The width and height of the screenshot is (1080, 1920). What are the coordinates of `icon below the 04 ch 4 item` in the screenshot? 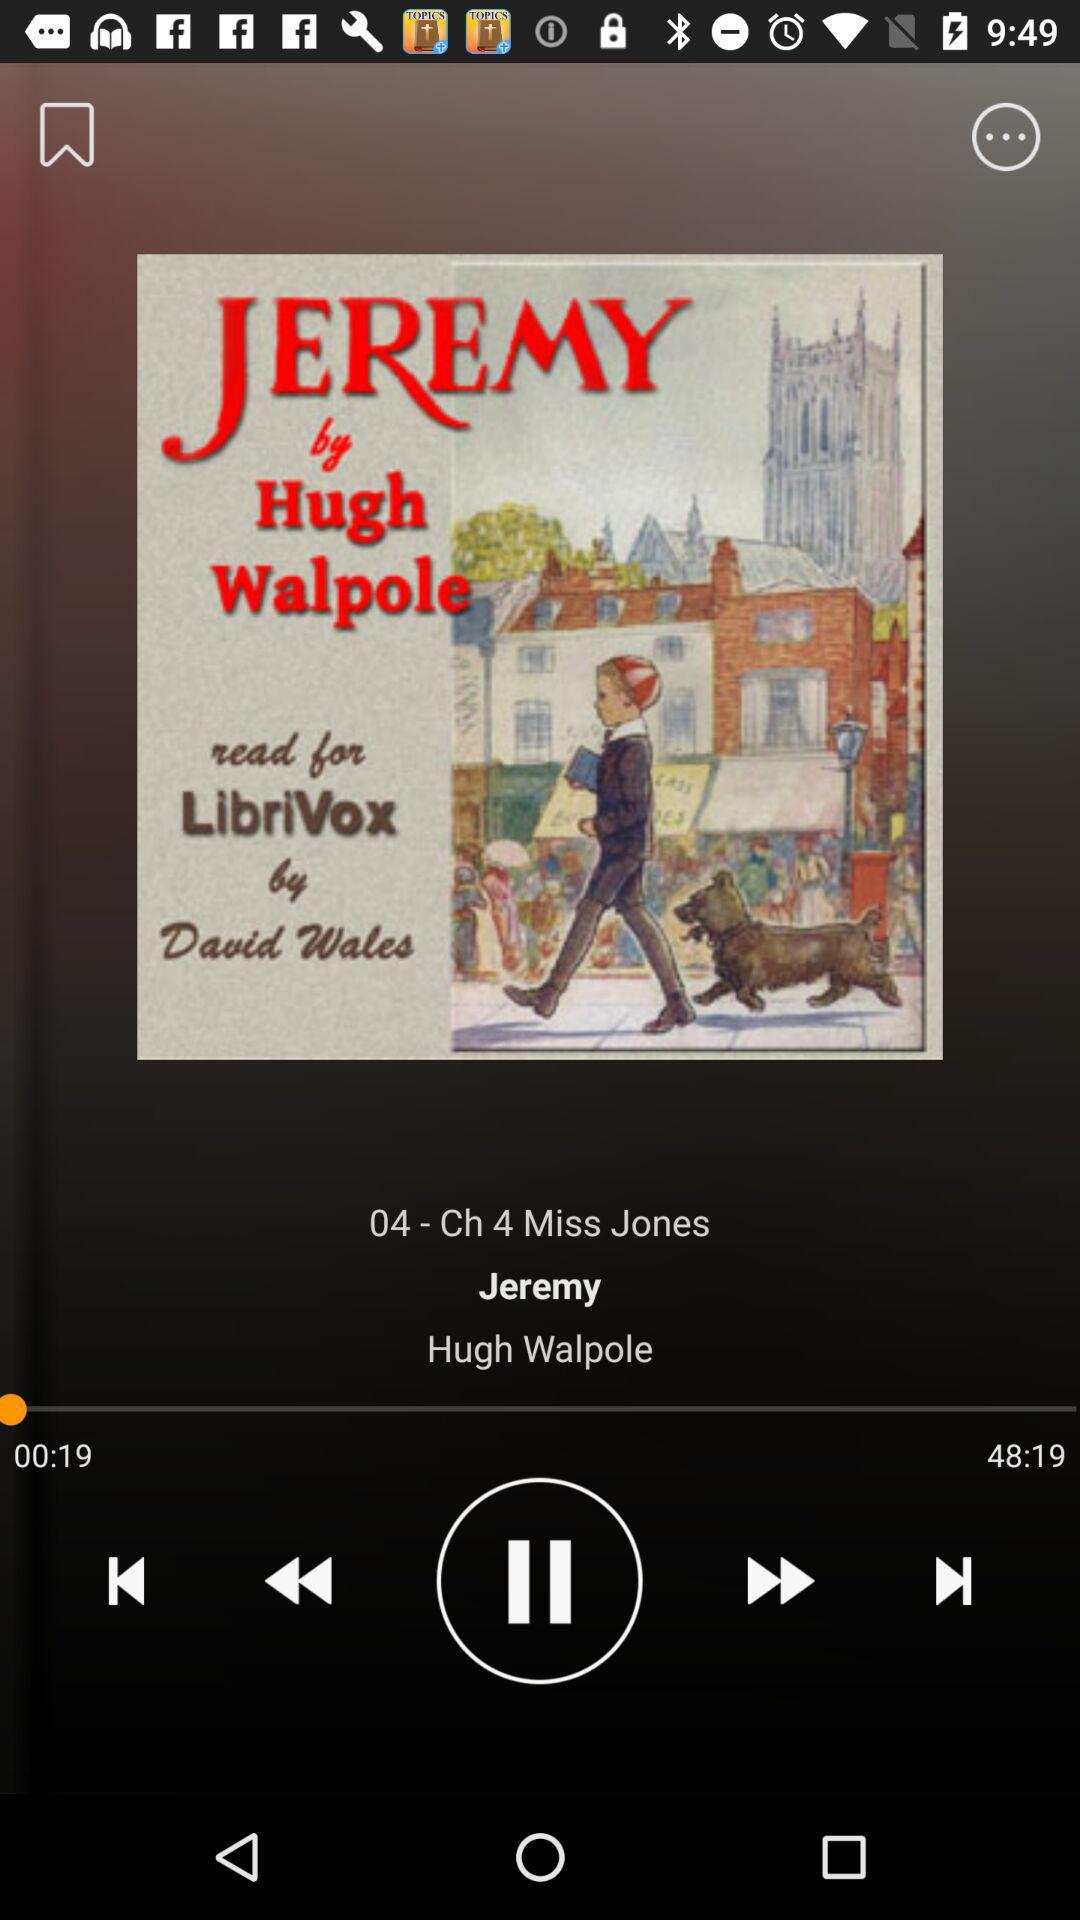 It's located at (540, 1284).